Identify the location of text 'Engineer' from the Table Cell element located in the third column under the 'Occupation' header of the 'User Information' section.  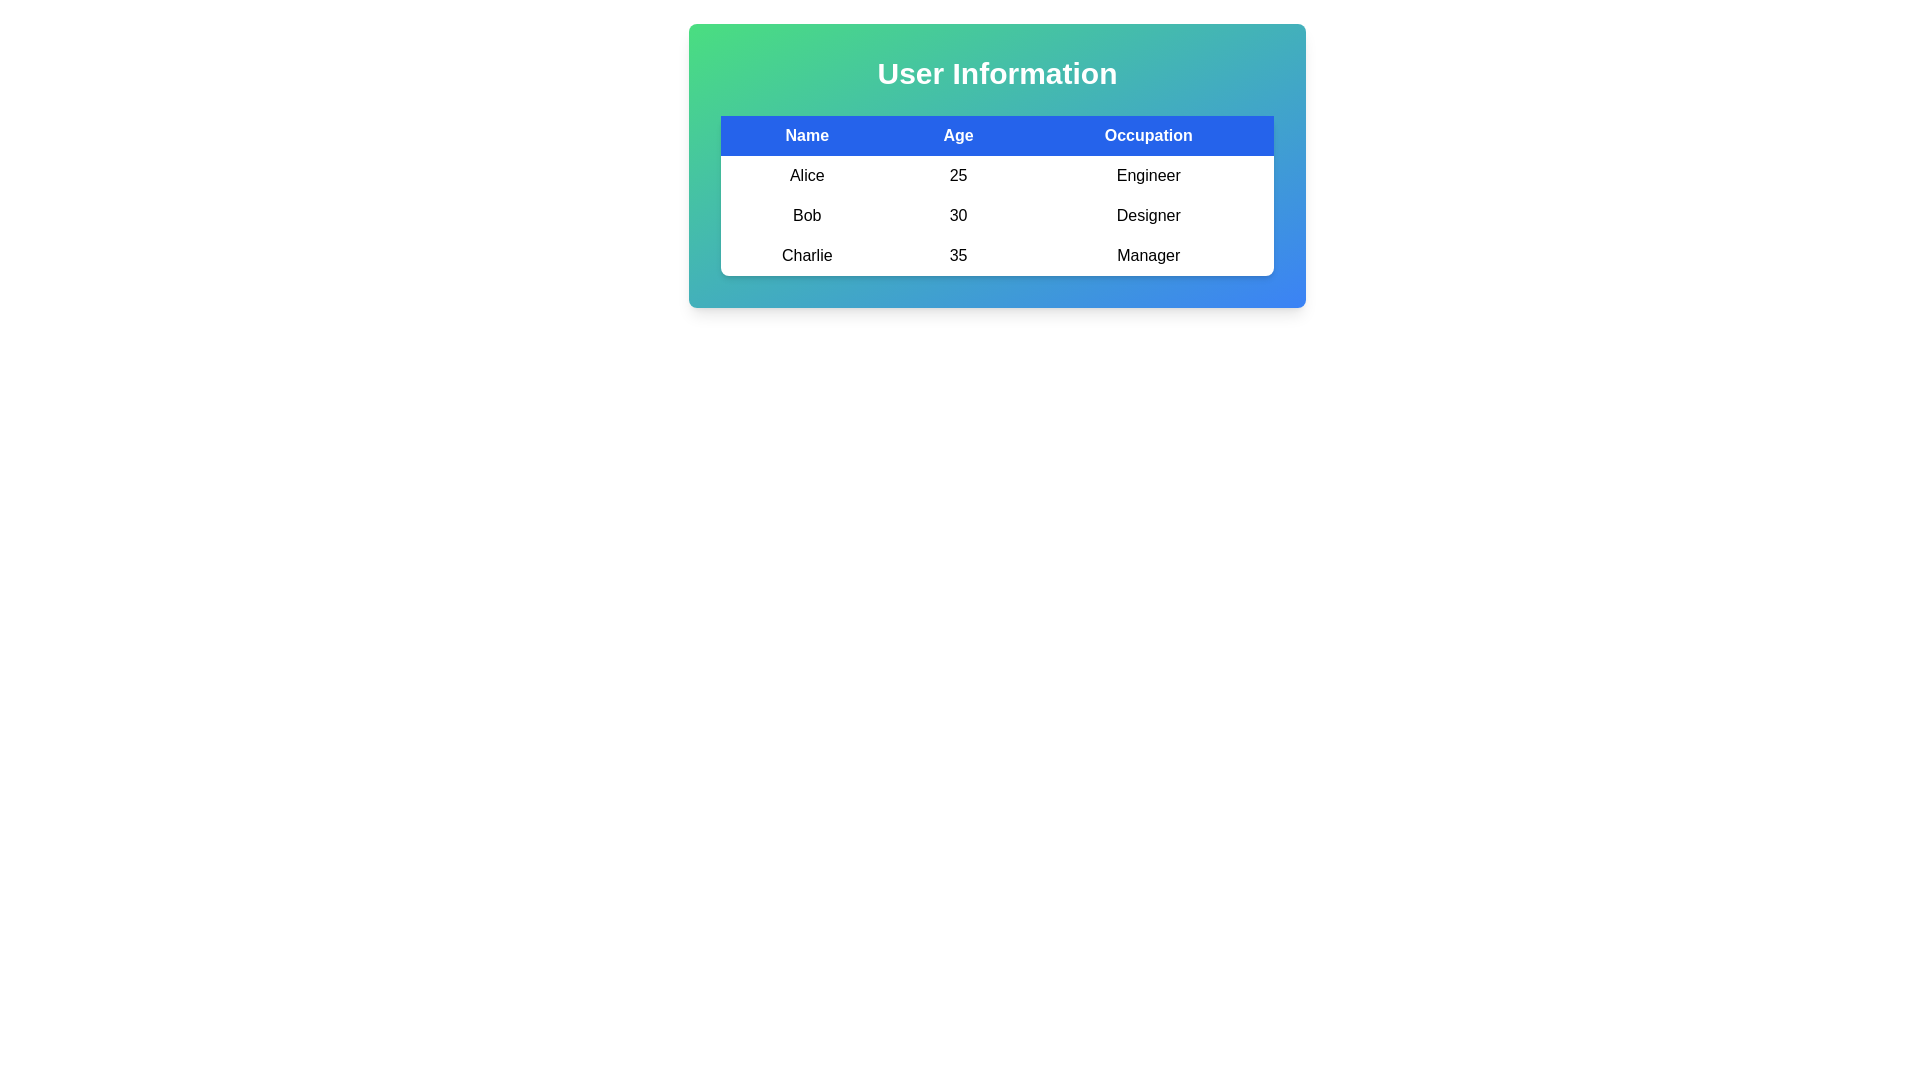
(1148, 175).